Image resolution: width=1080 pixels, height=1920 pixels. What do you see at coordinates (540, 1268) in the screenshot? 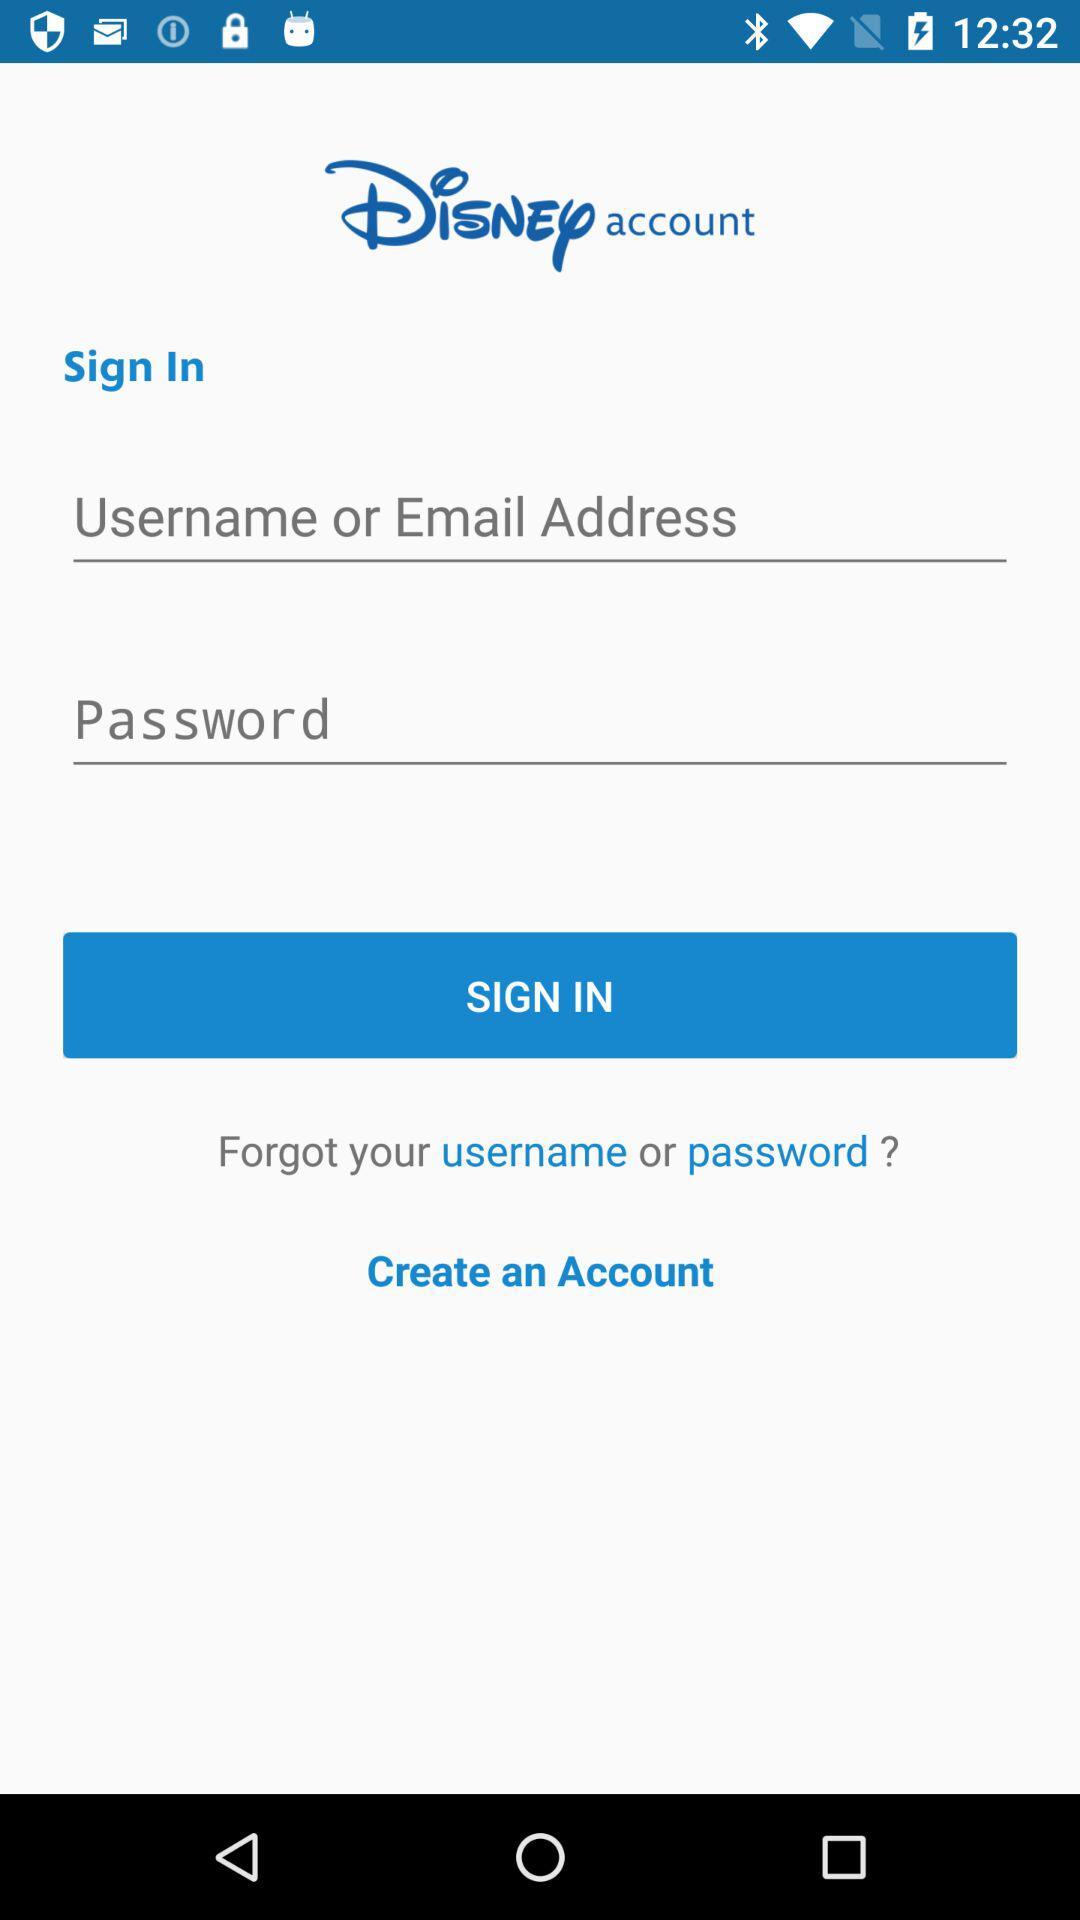
I see `icon below forgot your` at bounding box center [540, 1268].